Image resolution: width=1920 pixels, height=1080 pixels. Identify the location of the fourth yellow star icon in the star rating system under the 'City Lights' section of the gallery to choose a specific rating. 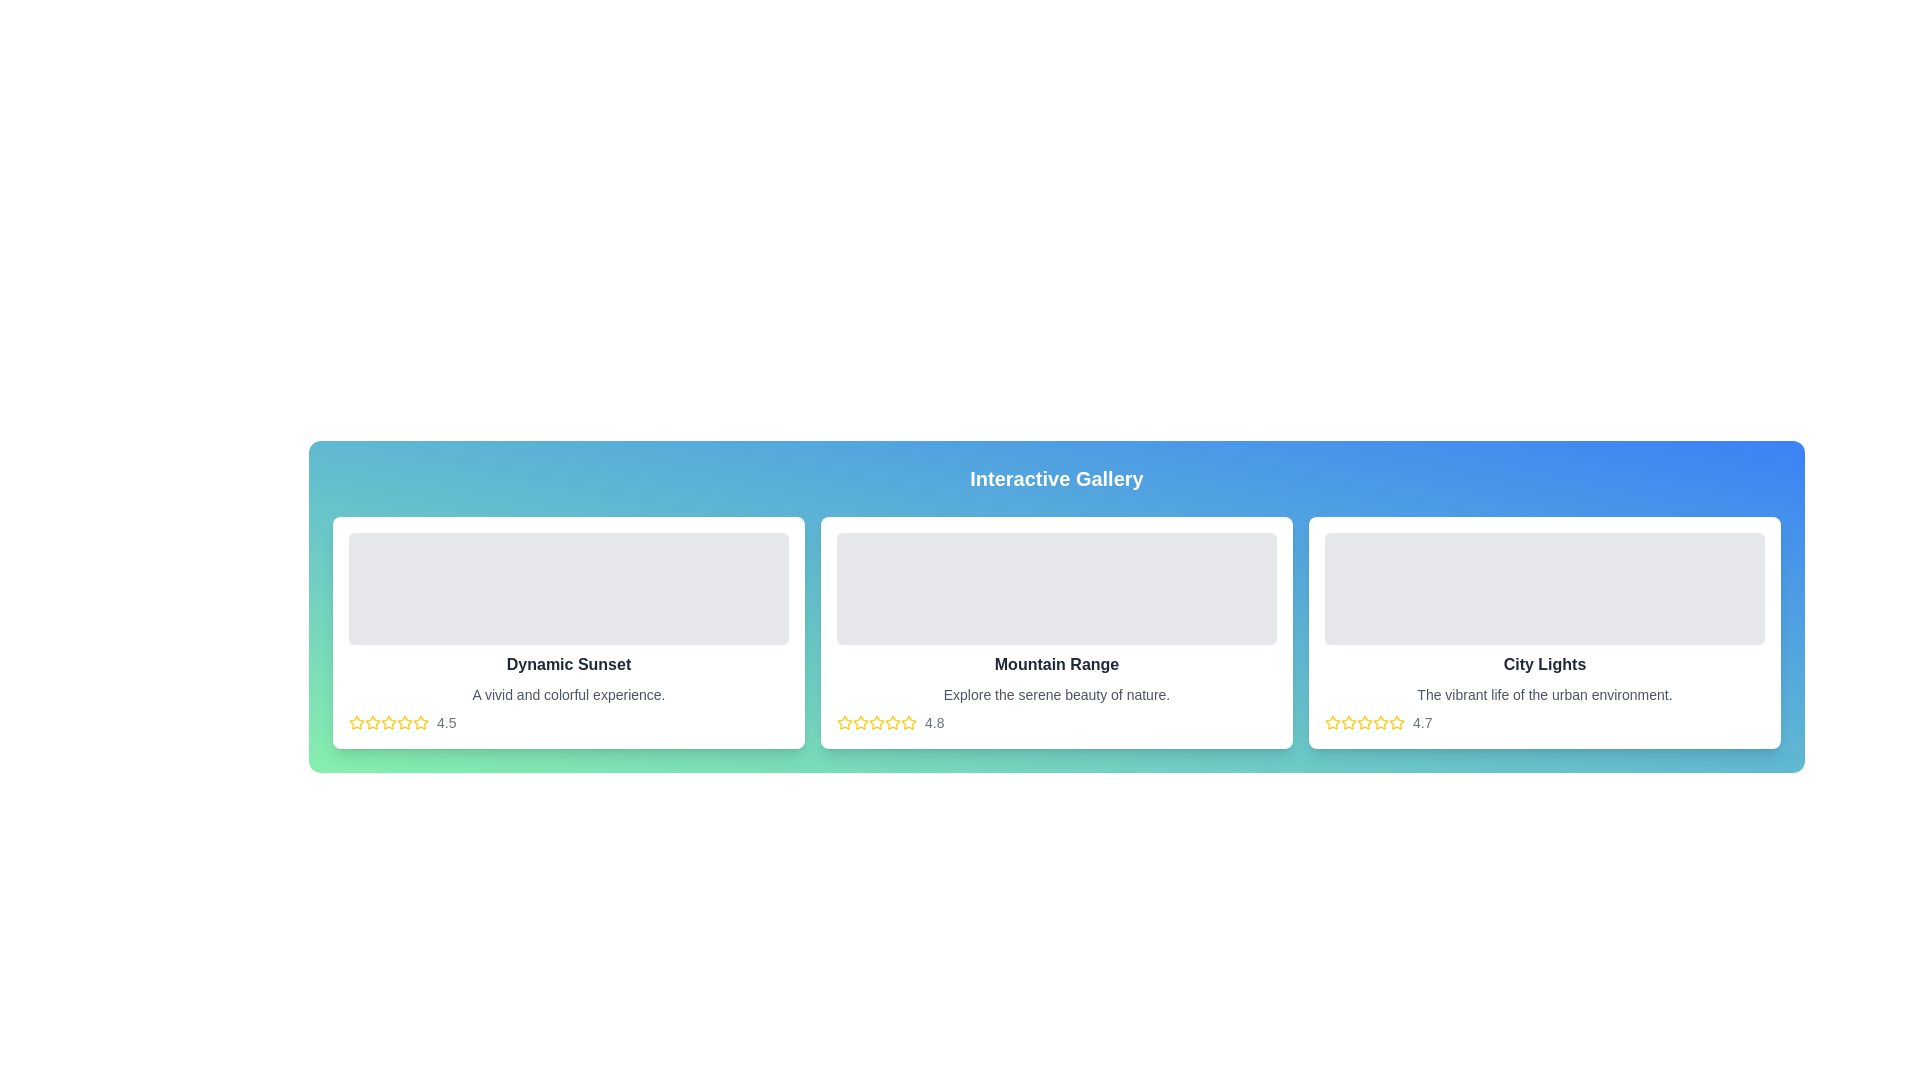
(1379, 721).